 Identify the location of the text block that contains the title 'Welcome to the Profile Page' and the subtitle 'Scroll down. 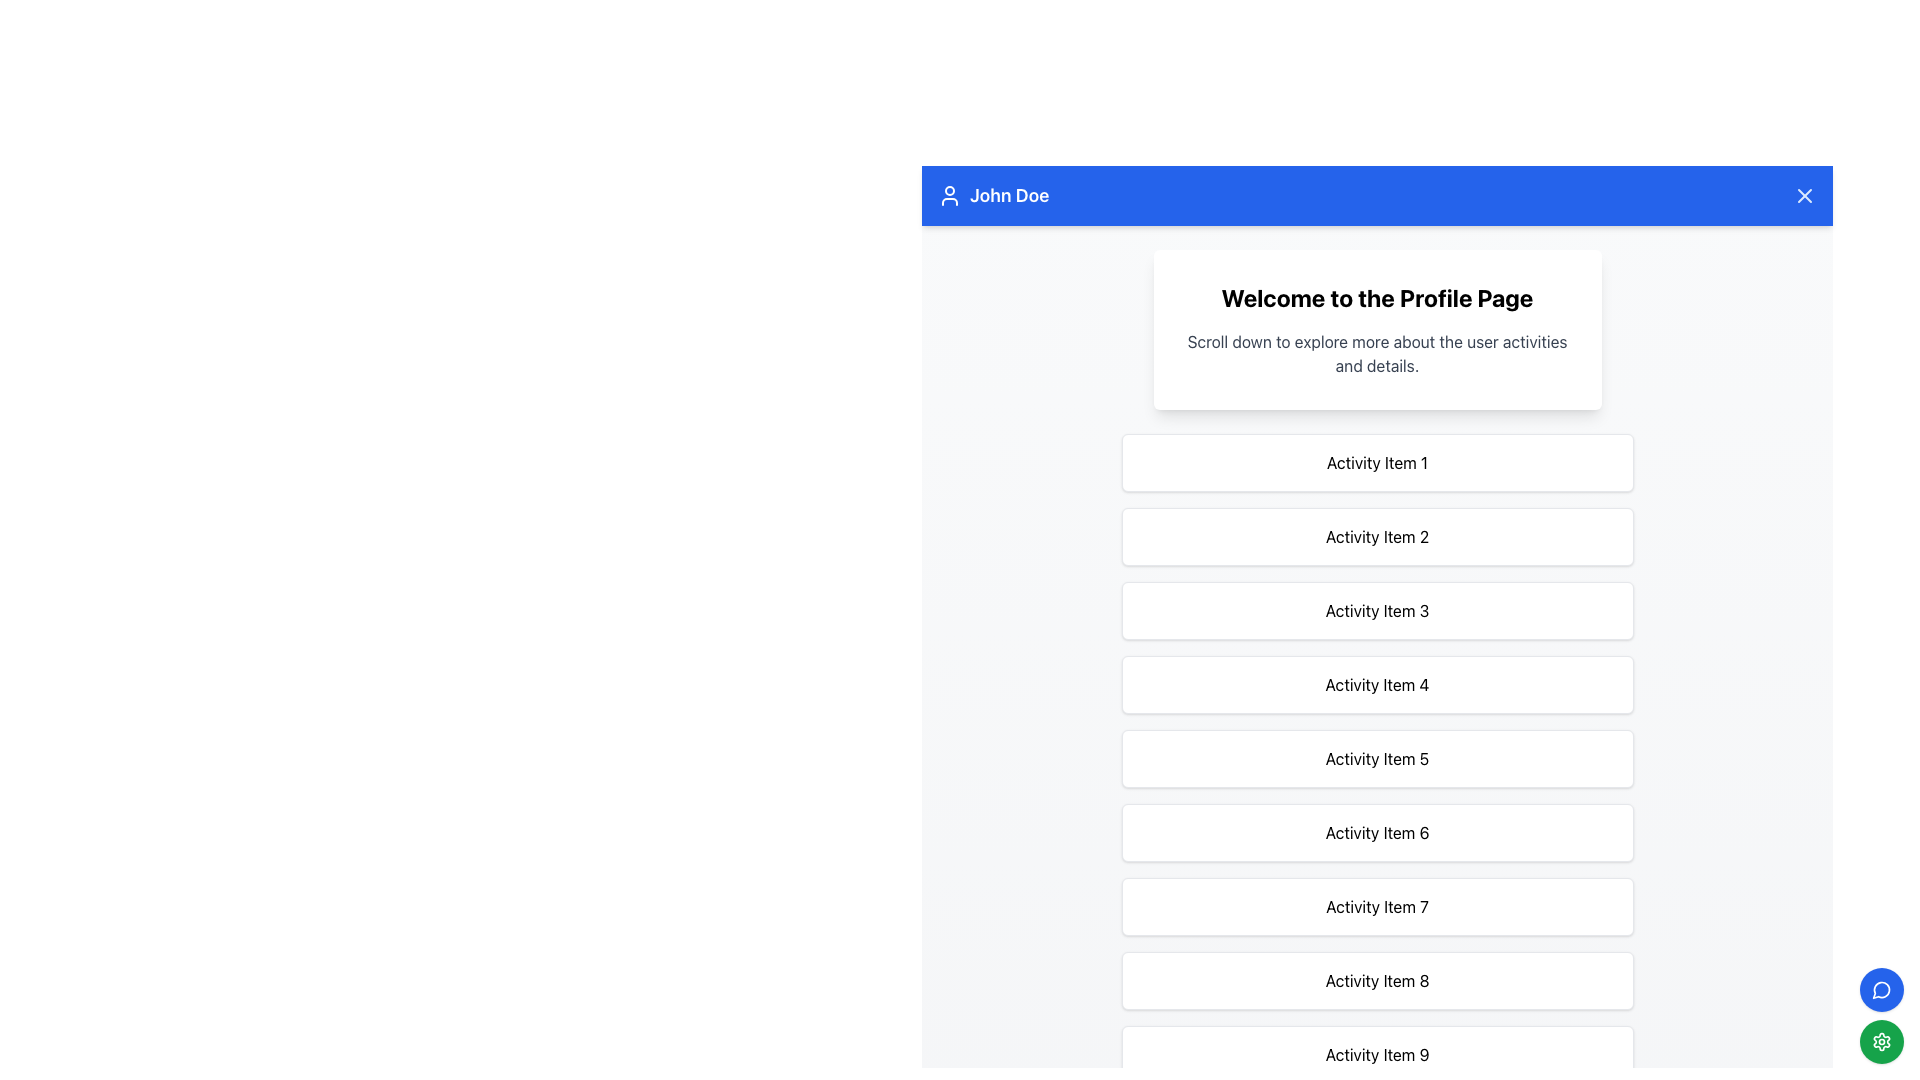
(1376, 329).